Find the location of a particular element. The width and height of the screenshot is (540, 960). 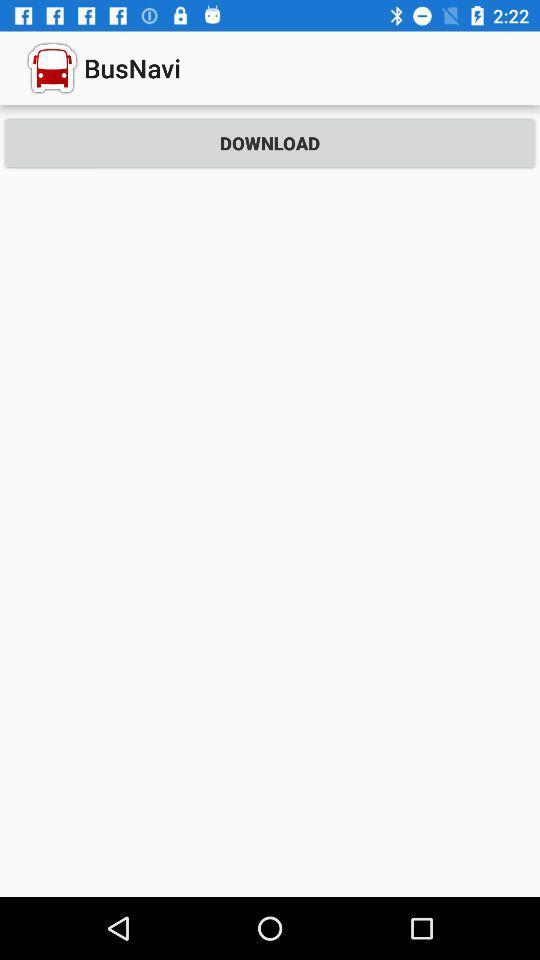

the icon at the center is located at coordinates (270, 534).